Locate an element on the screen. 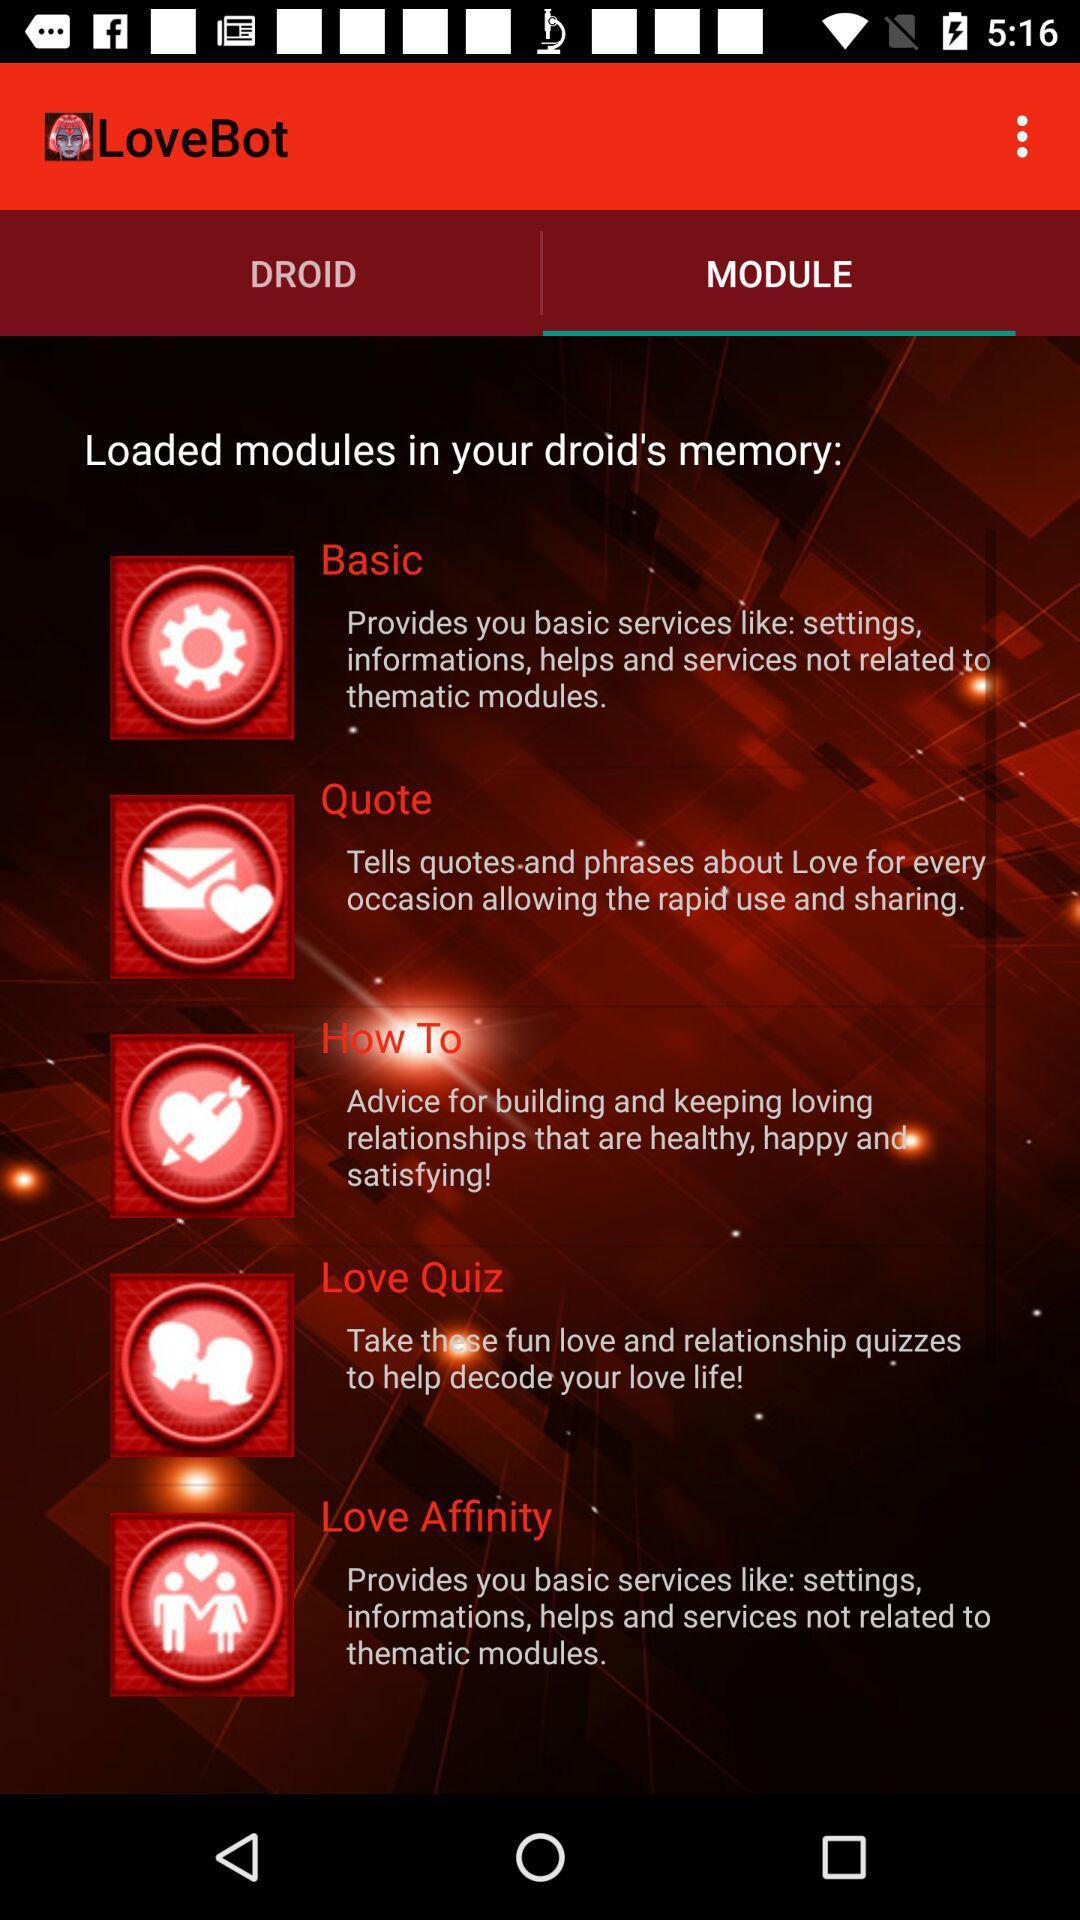  quote is located at coordinates (658, 804).